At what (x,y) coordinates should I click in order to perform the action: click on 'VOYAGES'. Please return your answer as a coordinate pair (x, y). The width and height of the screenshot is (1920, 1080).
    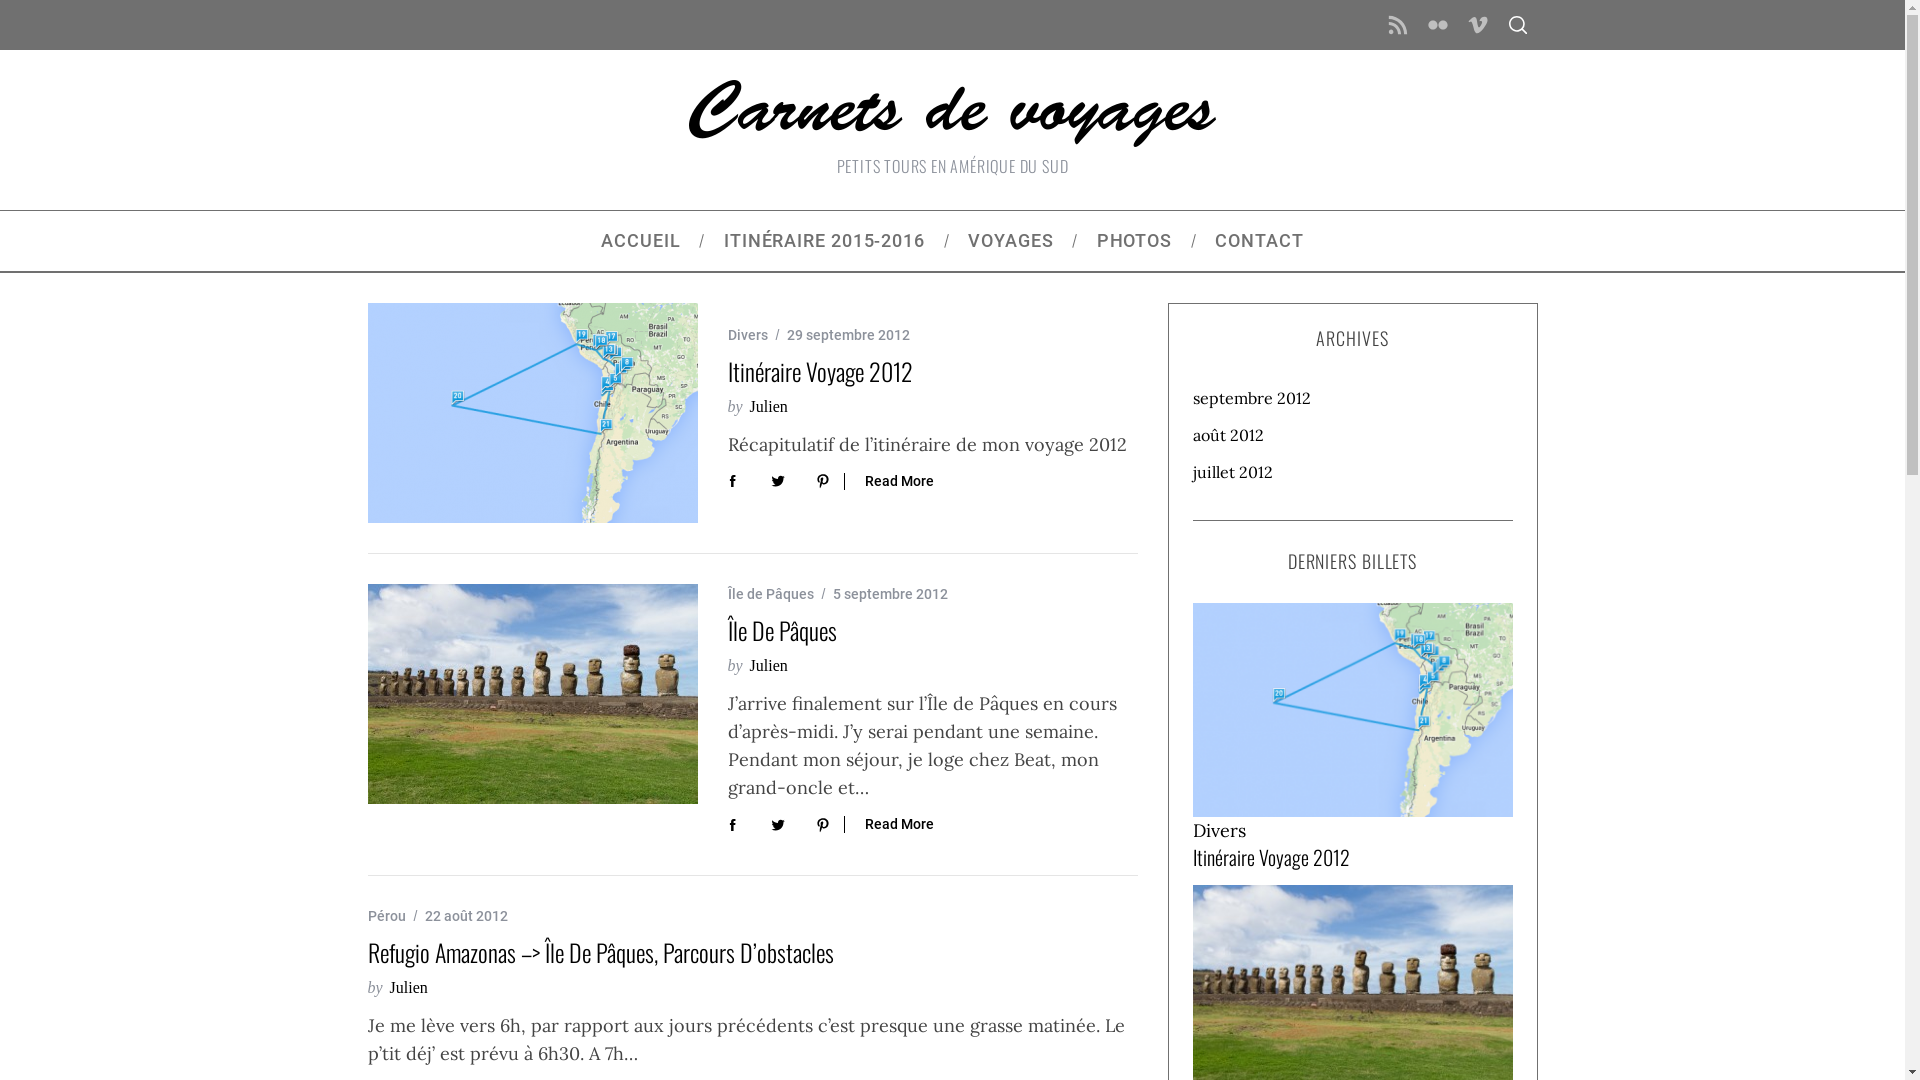
    Looking at the image, I should click on (945, 239).